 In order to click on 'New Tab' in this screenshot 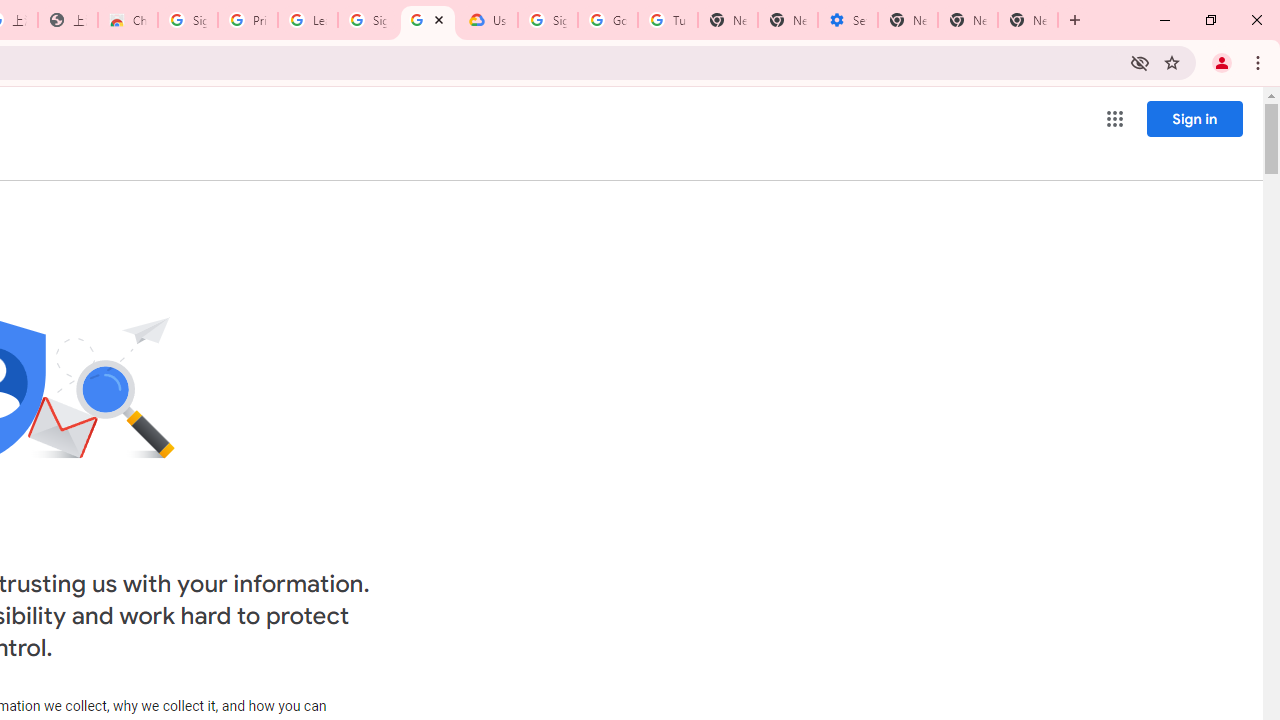, I will do `click(1028, 20)`.